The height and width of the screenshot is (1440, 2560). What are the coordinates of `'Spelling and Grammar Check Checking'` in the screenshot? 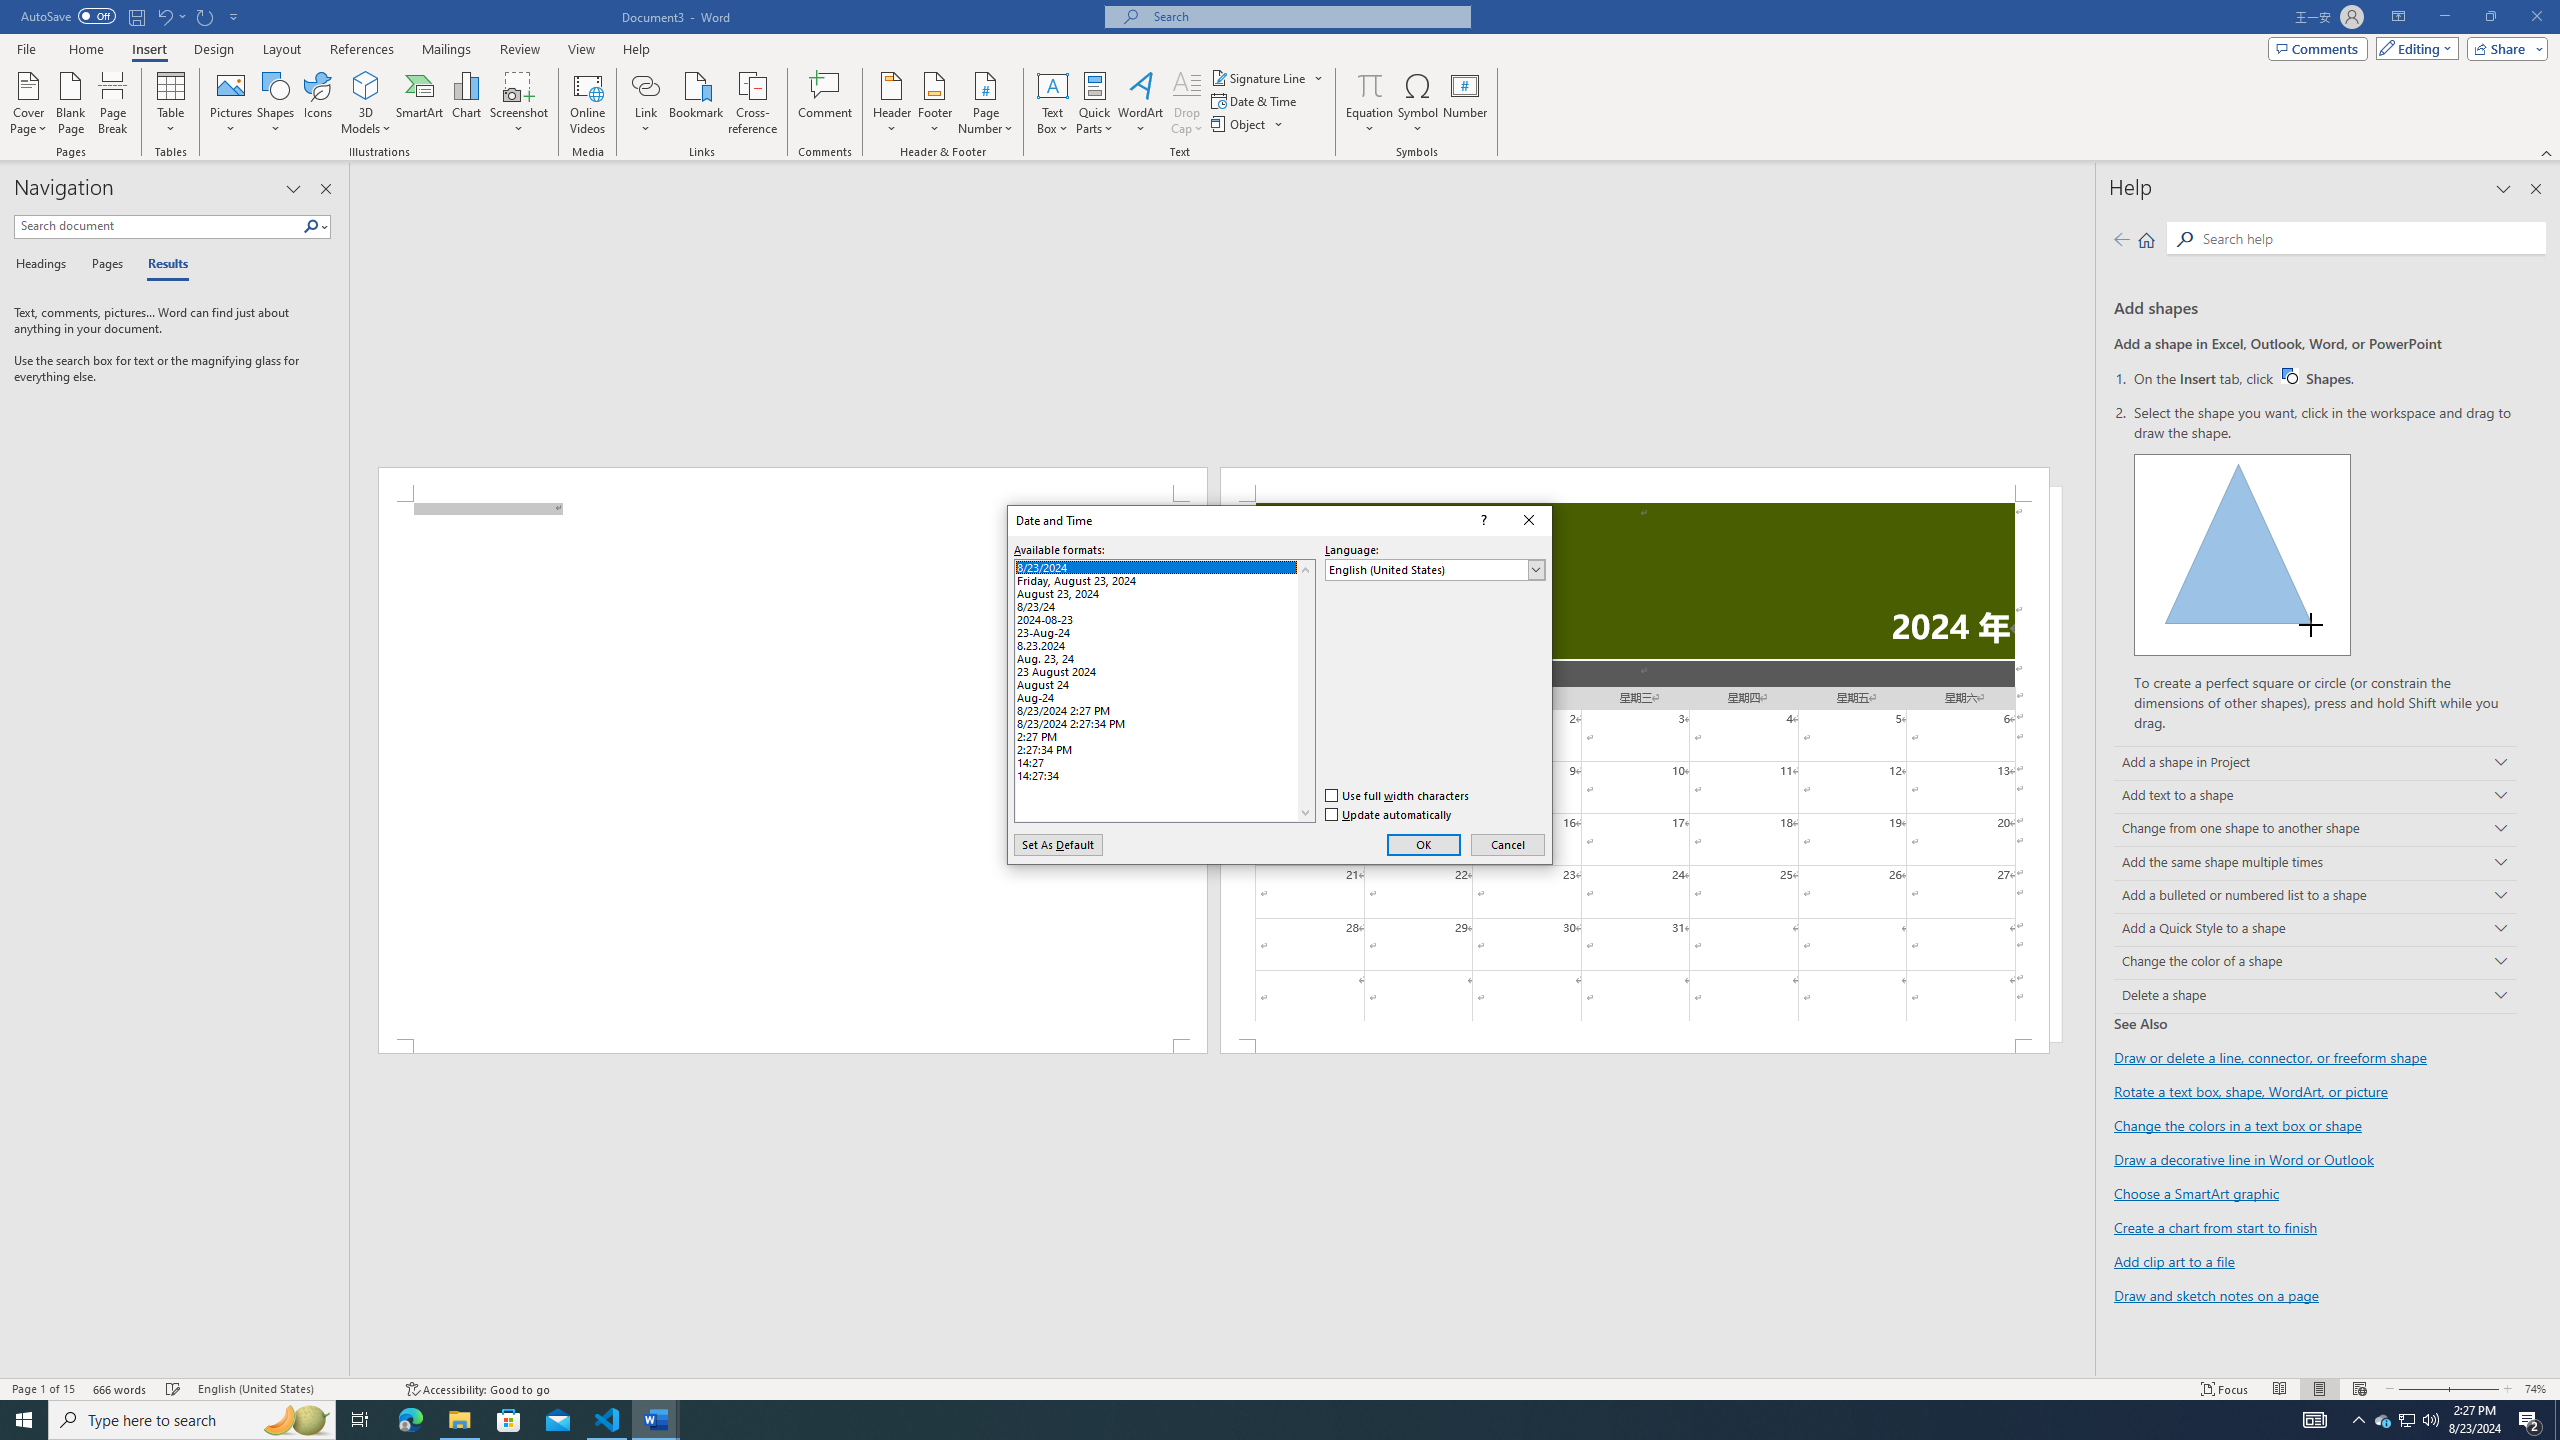 It's located at (174, 1389).